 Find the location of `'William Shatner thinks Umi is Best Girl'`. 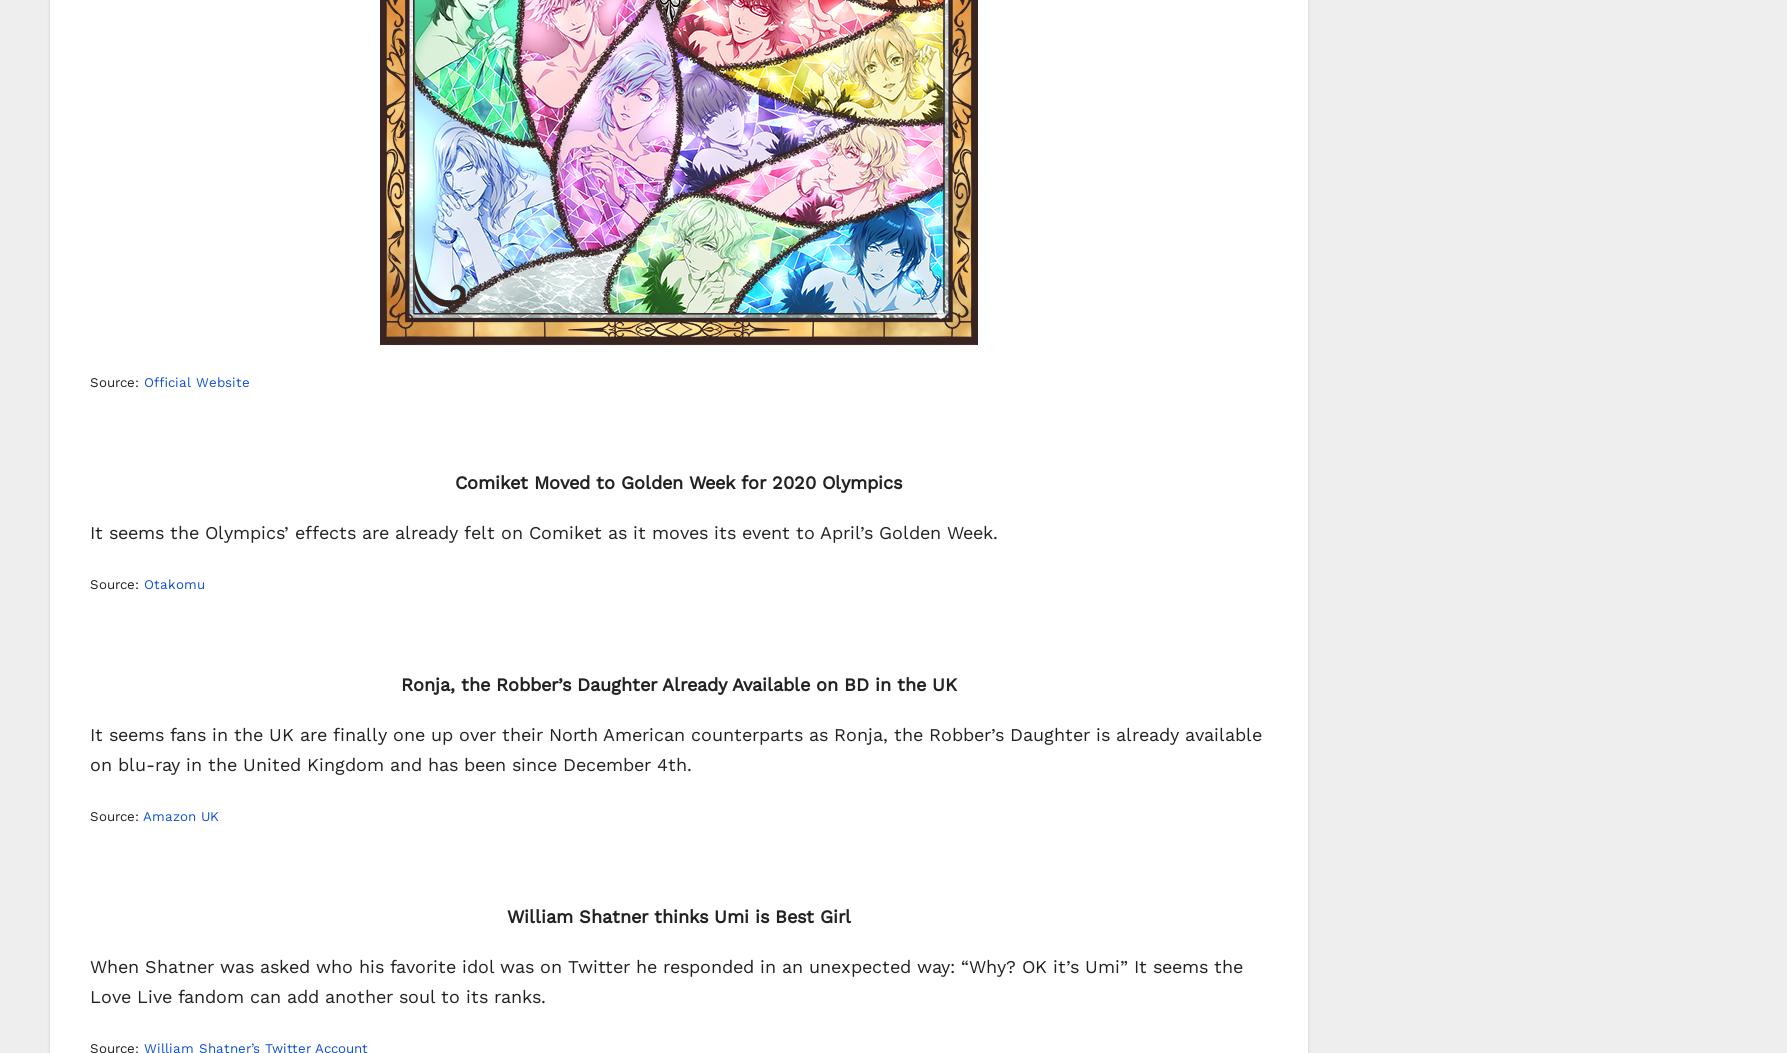

'William Shatner thinks Umi is Best Girl' is located at coordinates (676, 914).